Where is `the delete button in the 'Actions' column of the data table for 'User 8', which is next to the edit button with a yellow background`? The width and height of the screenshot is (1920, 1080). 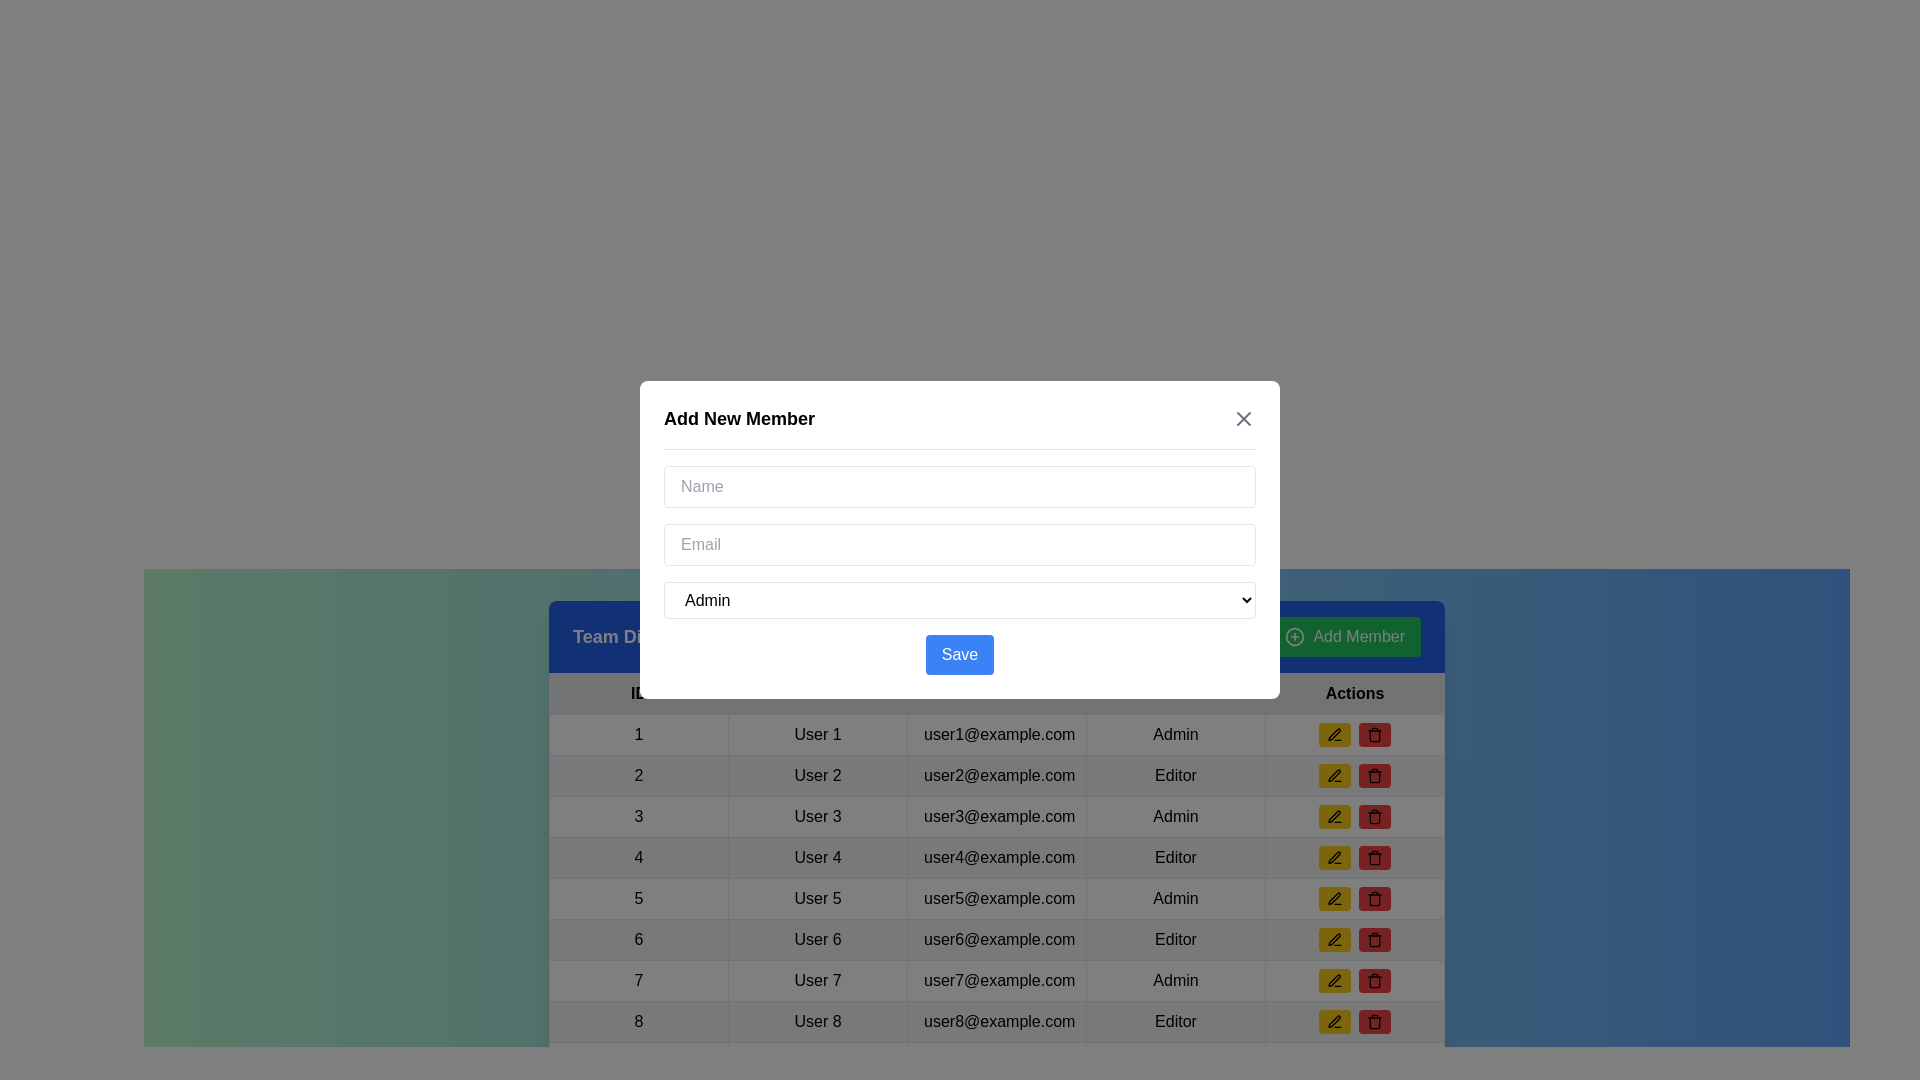
the delete button in the 'Actions' column of the data table for 'User 8', which is next to the edit button with a yellow background is located at coordinates (1373, 940).